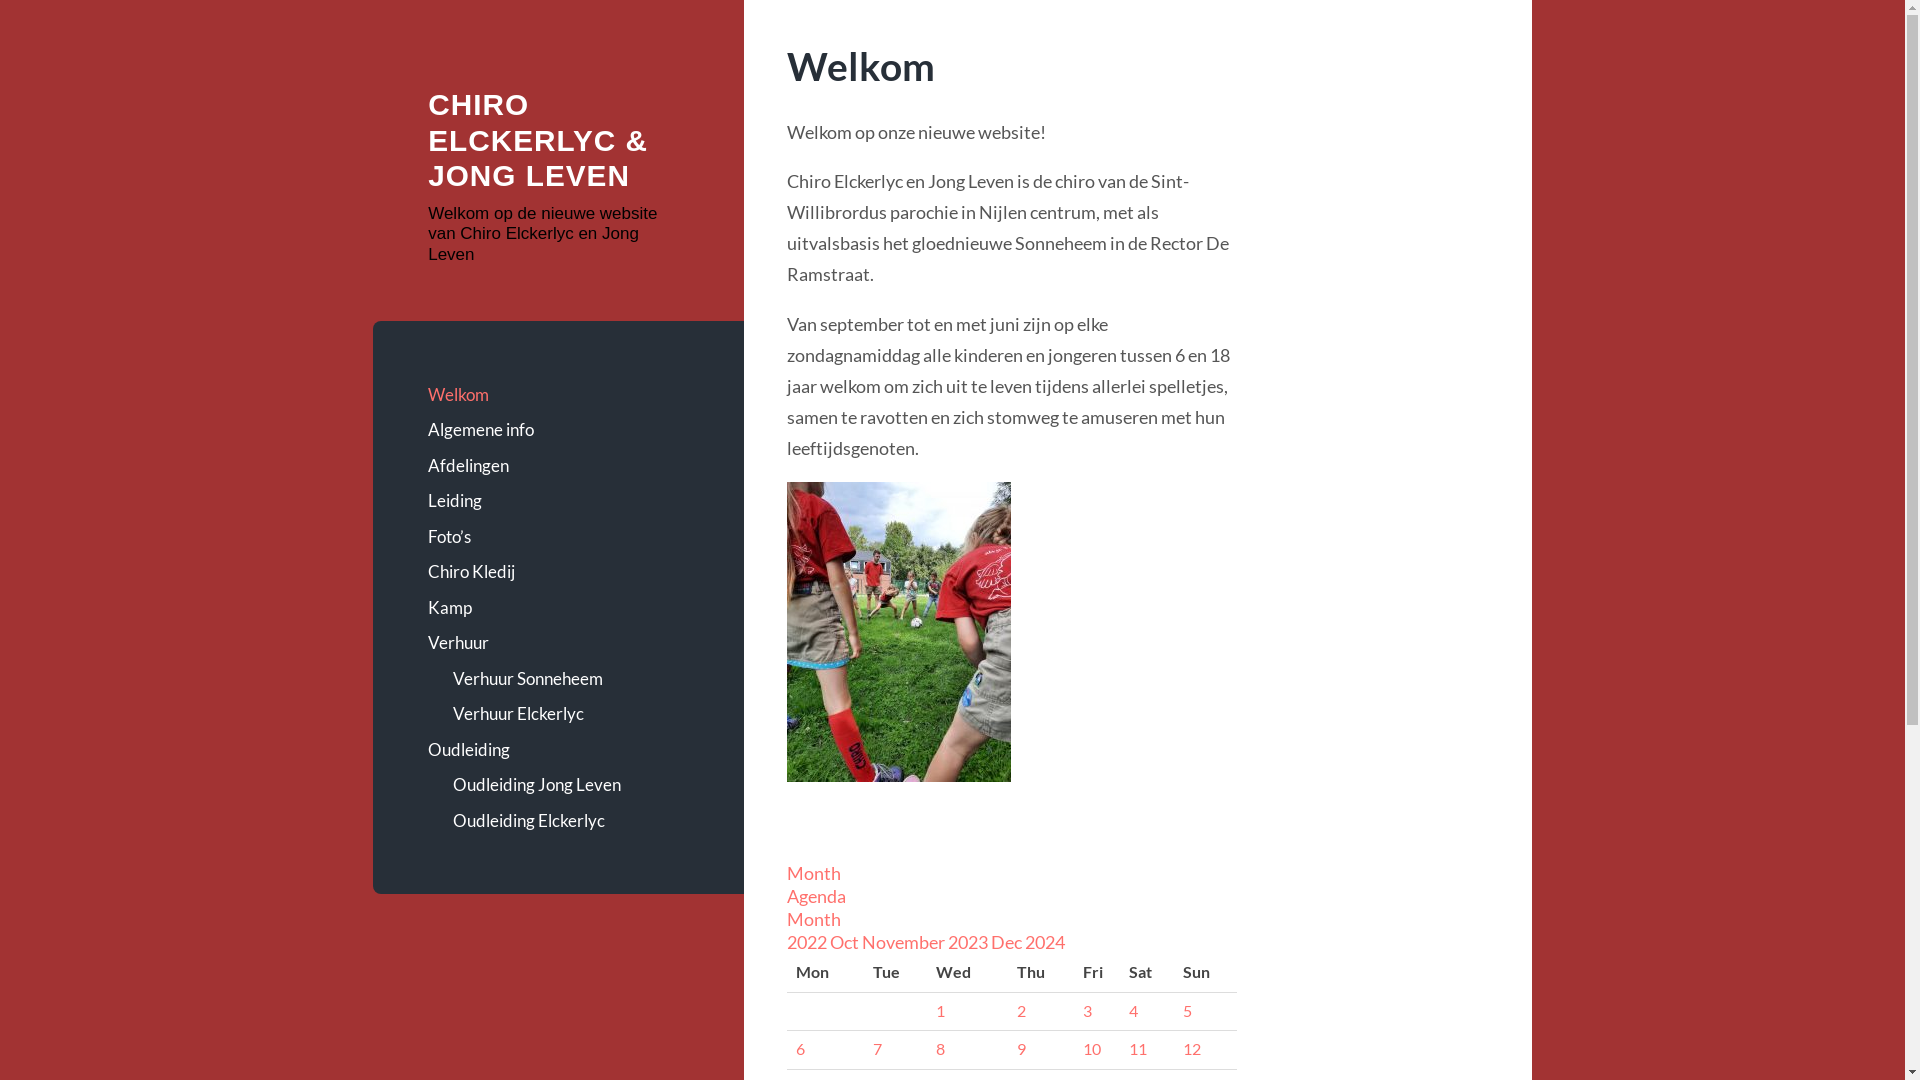  What do you see at coordinates (1021, 1048) in the screenshot?
I see `'9'` at bounding box center [1021, 1048].